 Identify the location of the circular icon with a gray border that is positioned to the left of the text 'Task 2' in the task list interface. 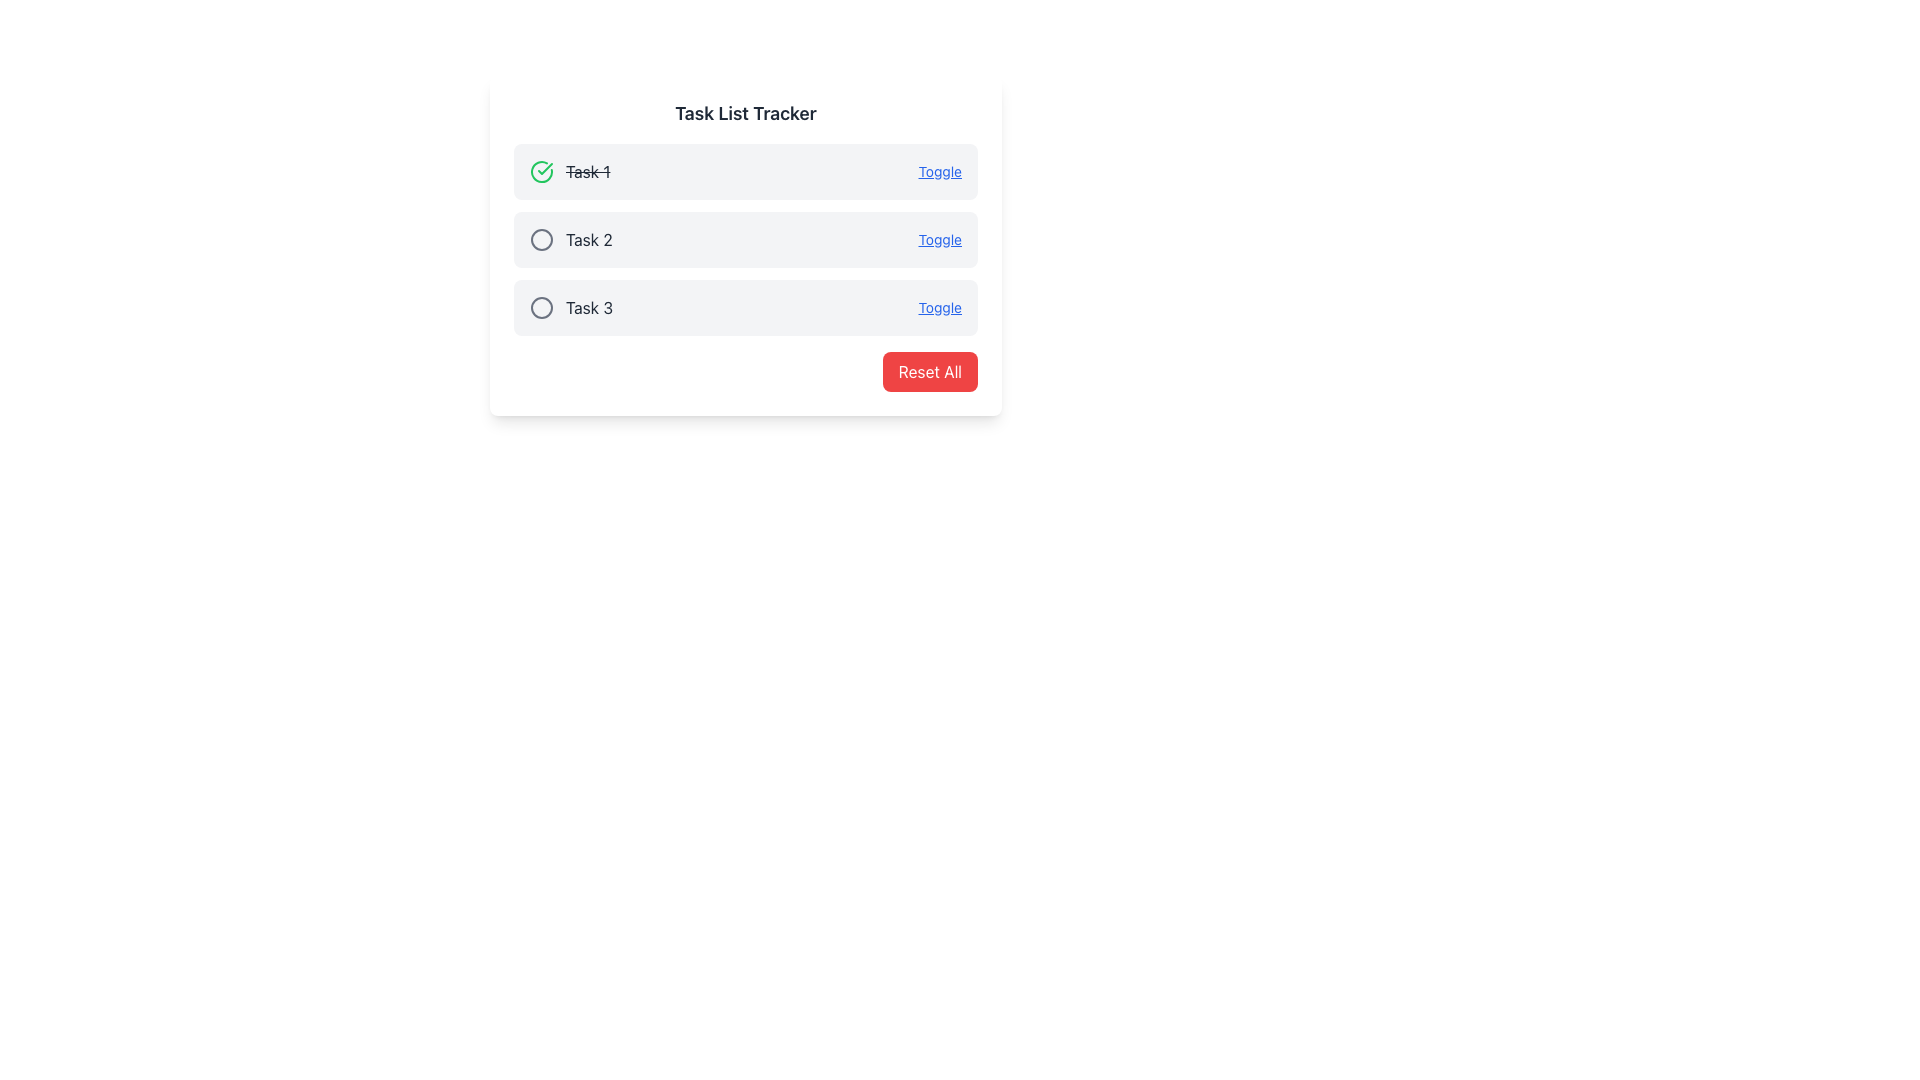
(542, 238).